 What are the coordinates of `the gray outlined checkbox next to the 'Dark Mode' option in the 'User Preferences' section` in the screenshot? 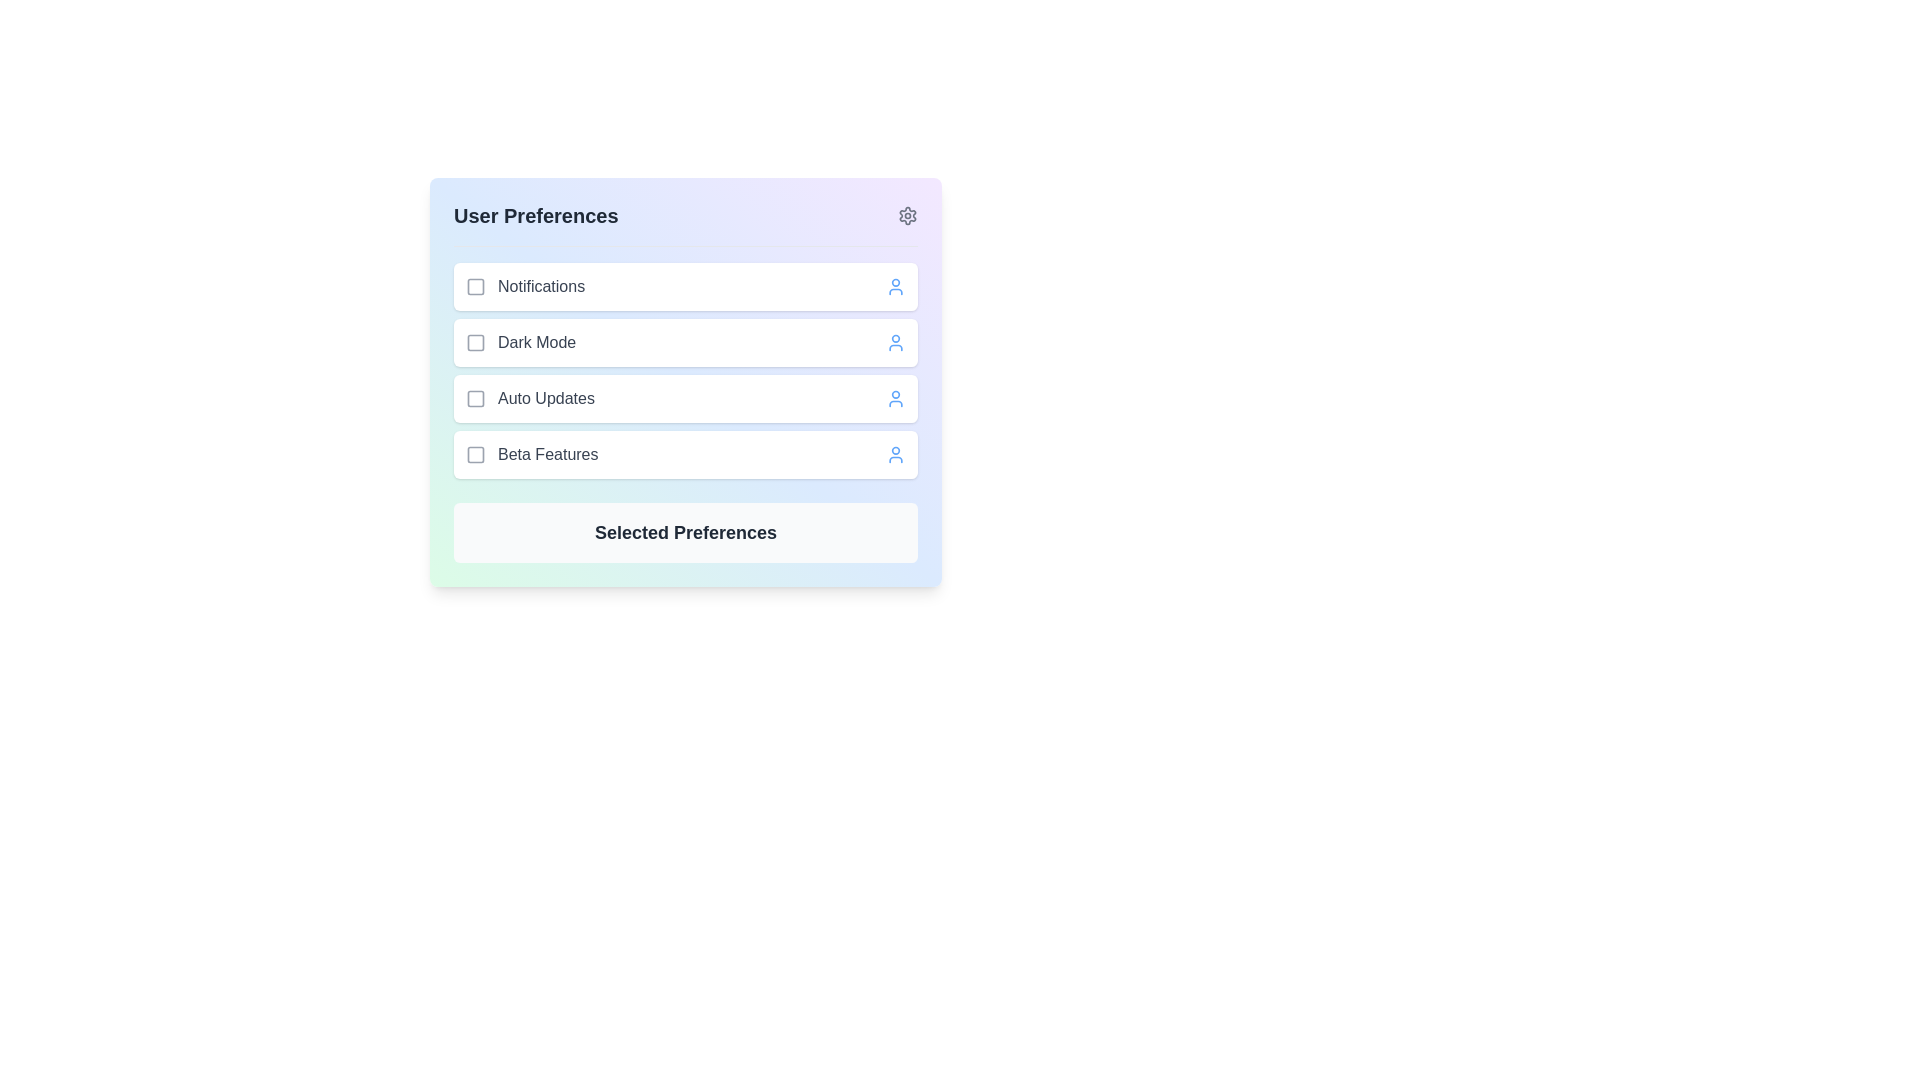 It's located at (474, 342).